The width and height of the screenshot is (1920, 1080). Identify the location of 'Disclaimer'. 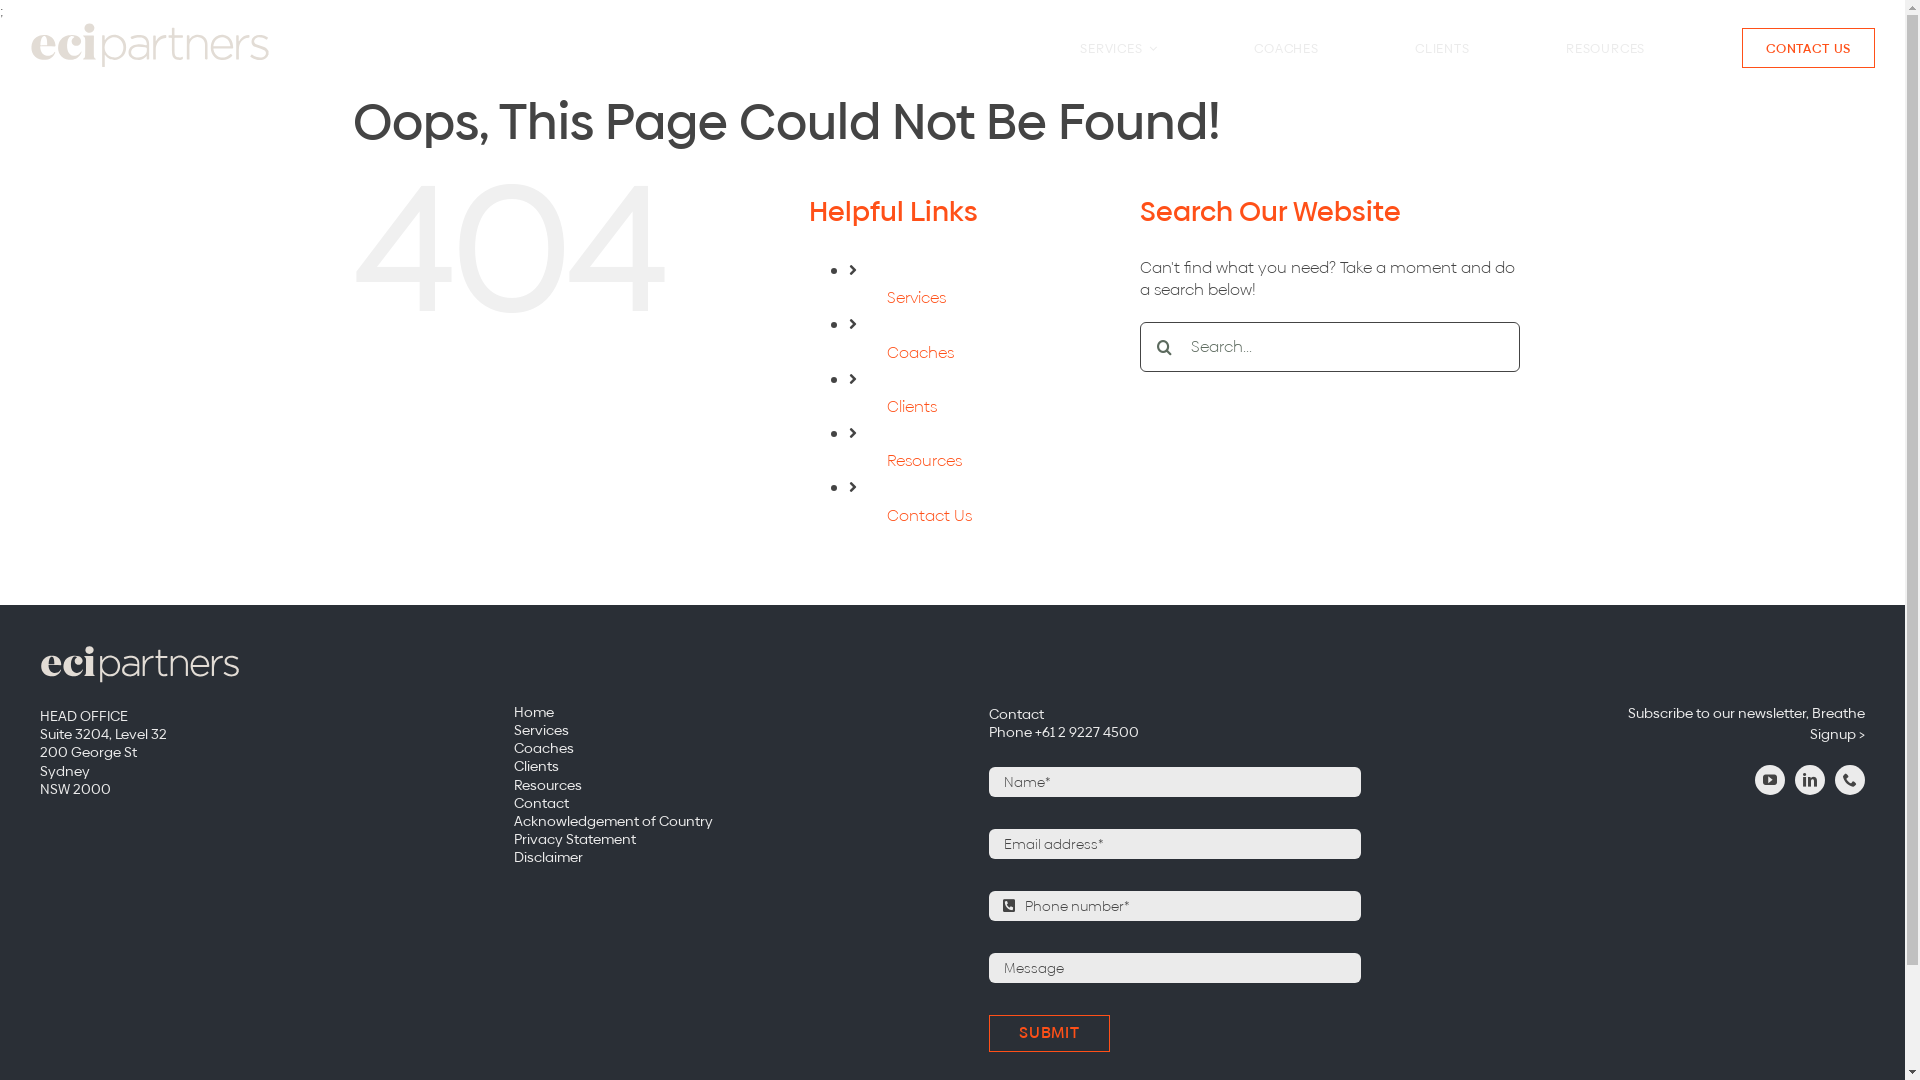
(513, 855).